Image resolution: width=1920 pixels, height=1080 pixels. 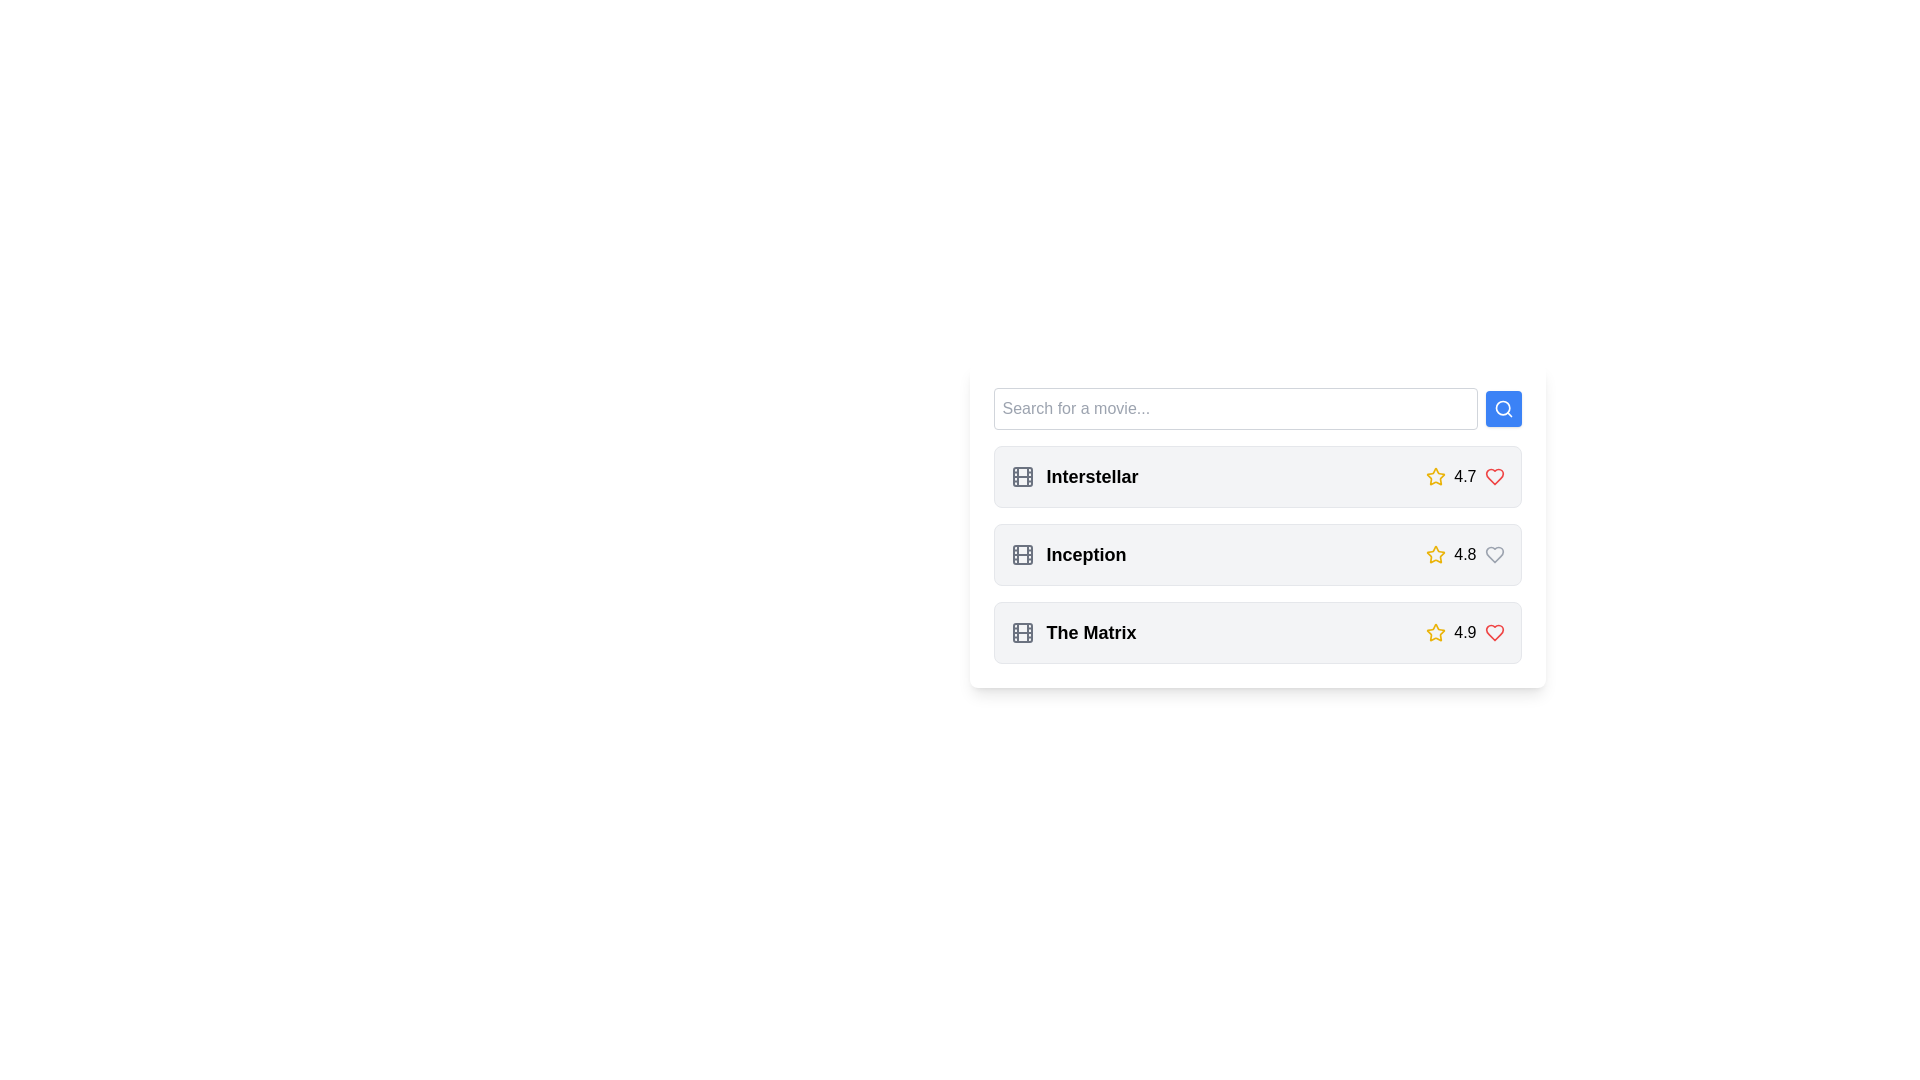 I want to click on the circular portion of the magnifying glass icon located to the right of the search bar, so click(x=1502, y=407).